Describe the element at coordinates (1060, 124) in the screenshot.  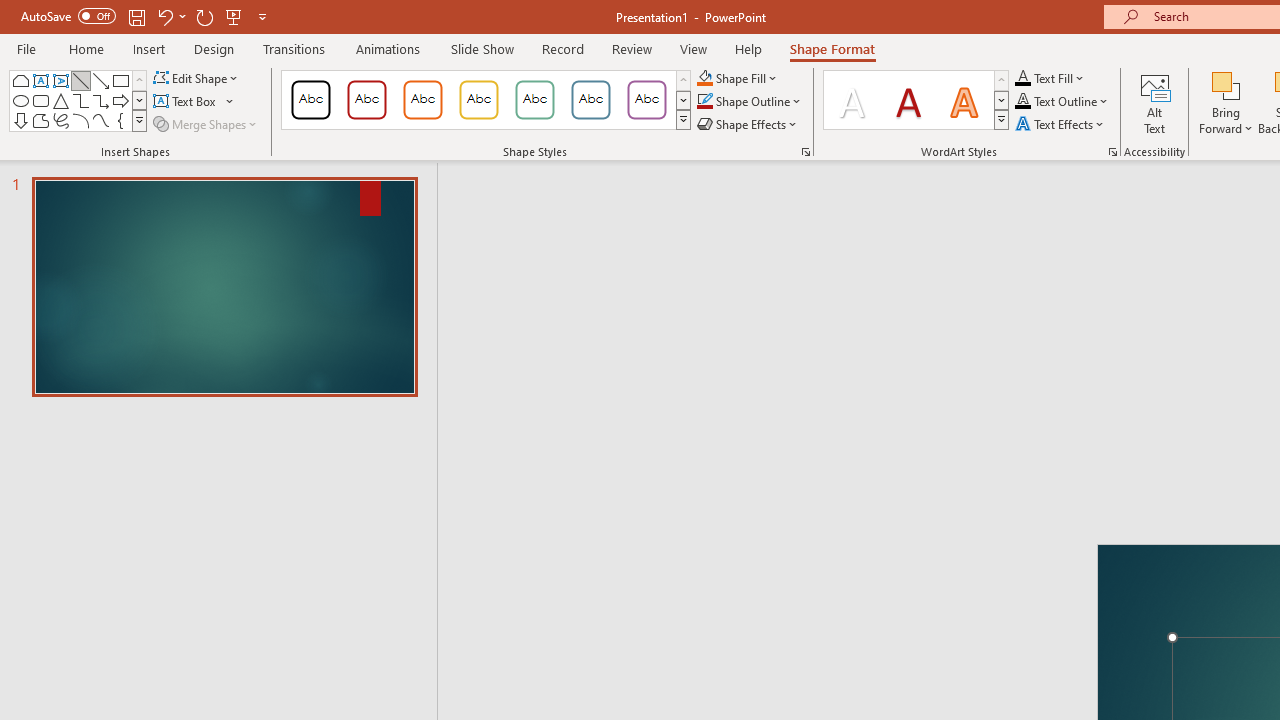
I see `'Text Effects'` at that location.